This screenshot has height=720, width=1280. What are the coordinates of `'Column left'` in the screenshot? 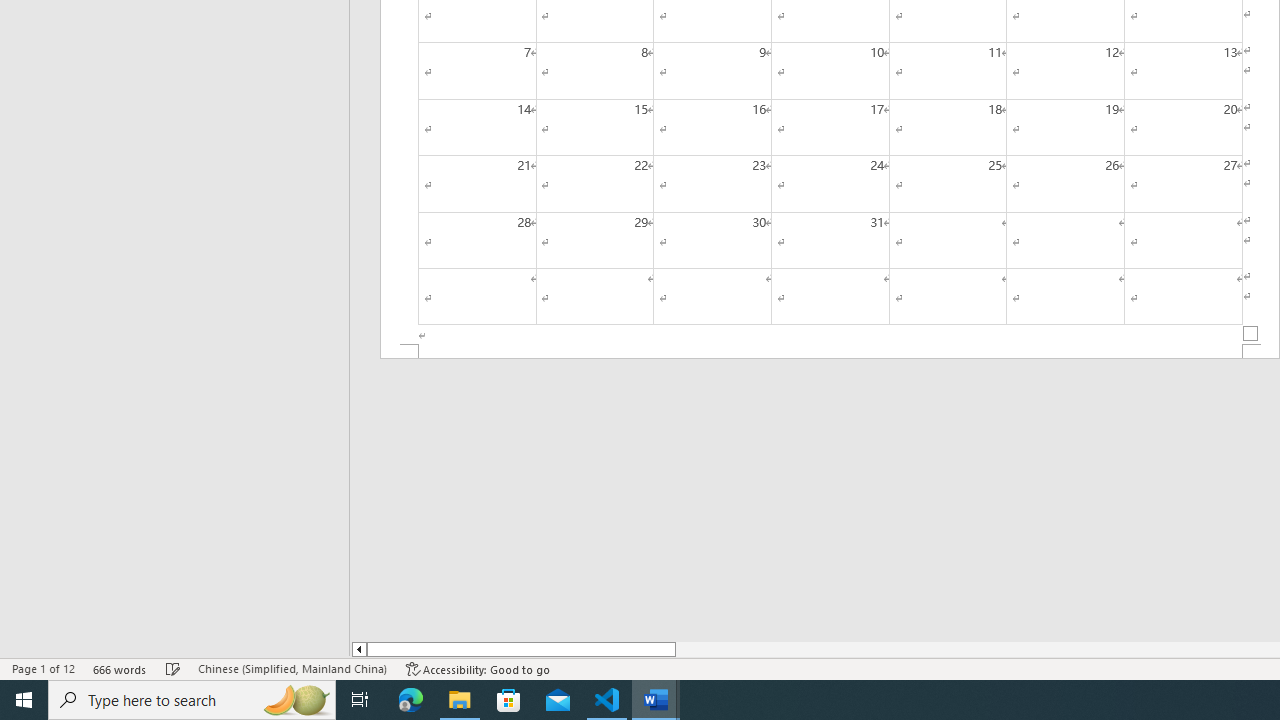 It's located at (358, 649).